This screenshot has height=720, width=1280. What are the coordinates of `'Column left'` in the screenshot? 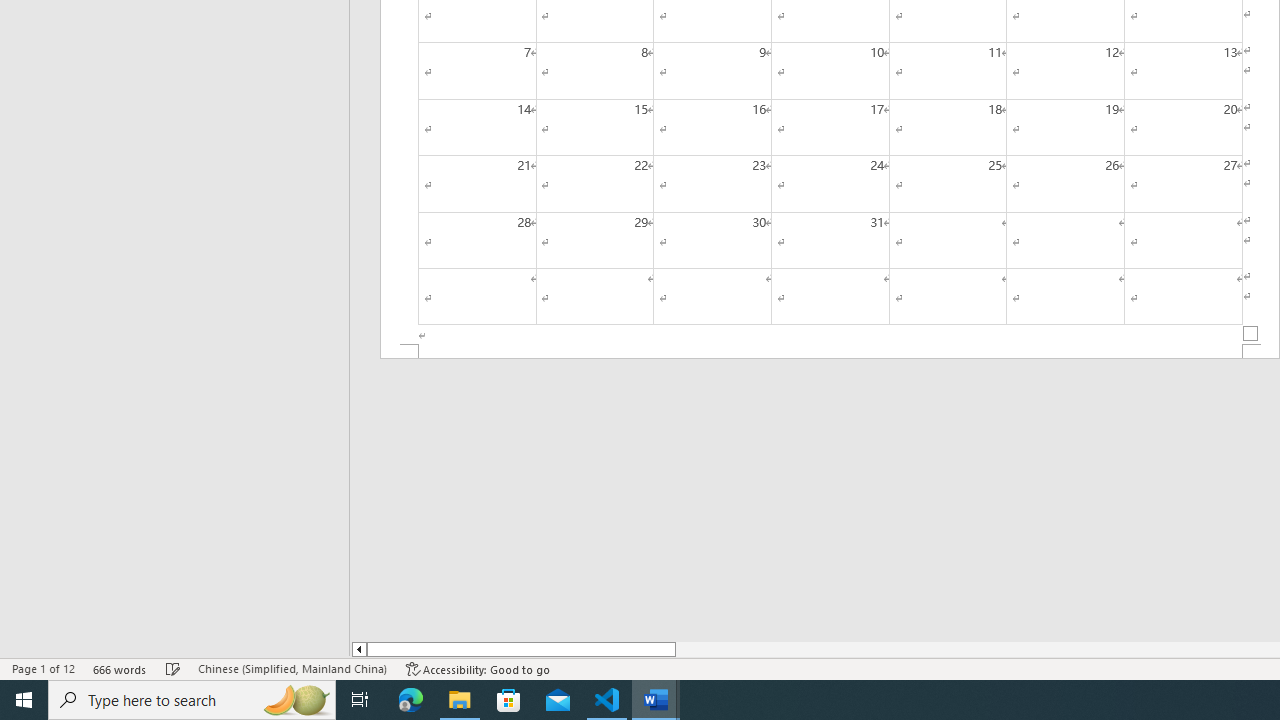 It's located at (358, 649).